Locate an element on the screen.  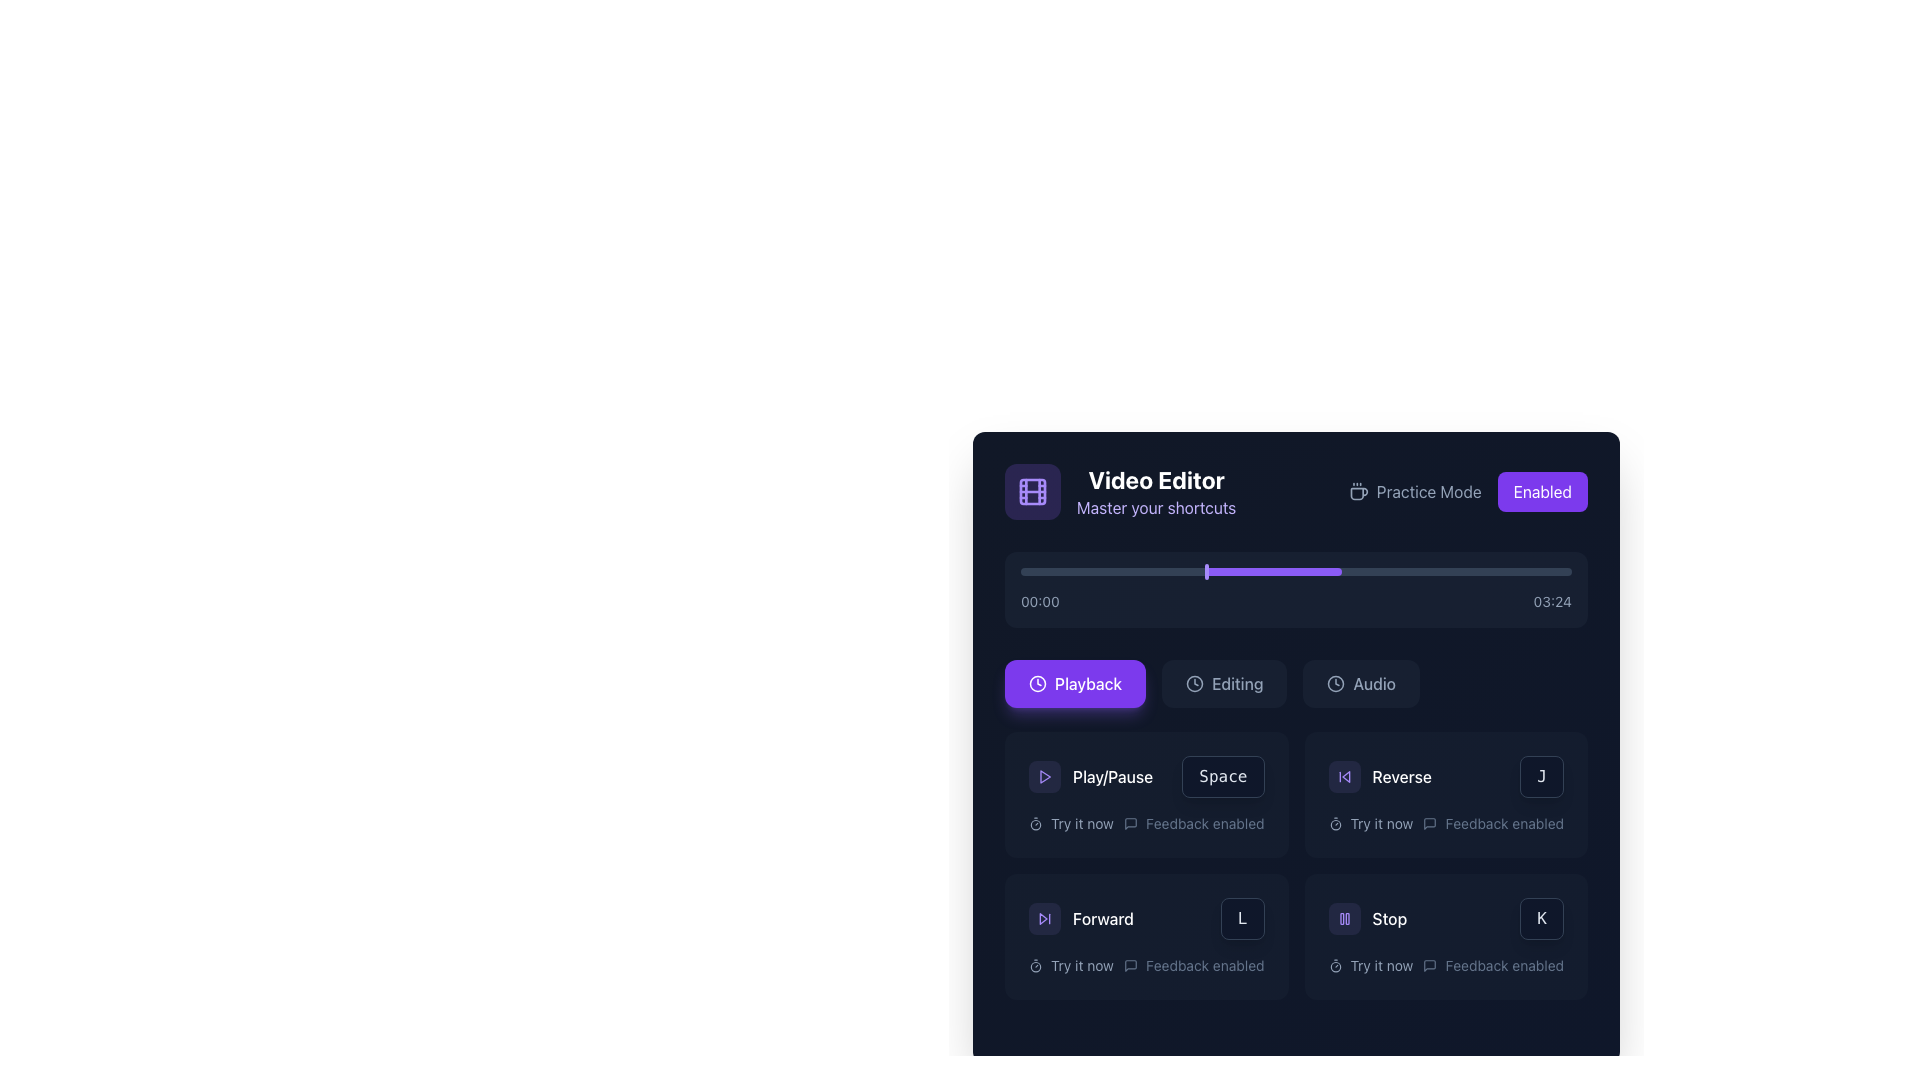
the informational text label with an icon located under the 'Play/Pause' section in the control panel, which suggests an action related to 'Trying' a particular feature or function is located at coordinates (1070, 824).